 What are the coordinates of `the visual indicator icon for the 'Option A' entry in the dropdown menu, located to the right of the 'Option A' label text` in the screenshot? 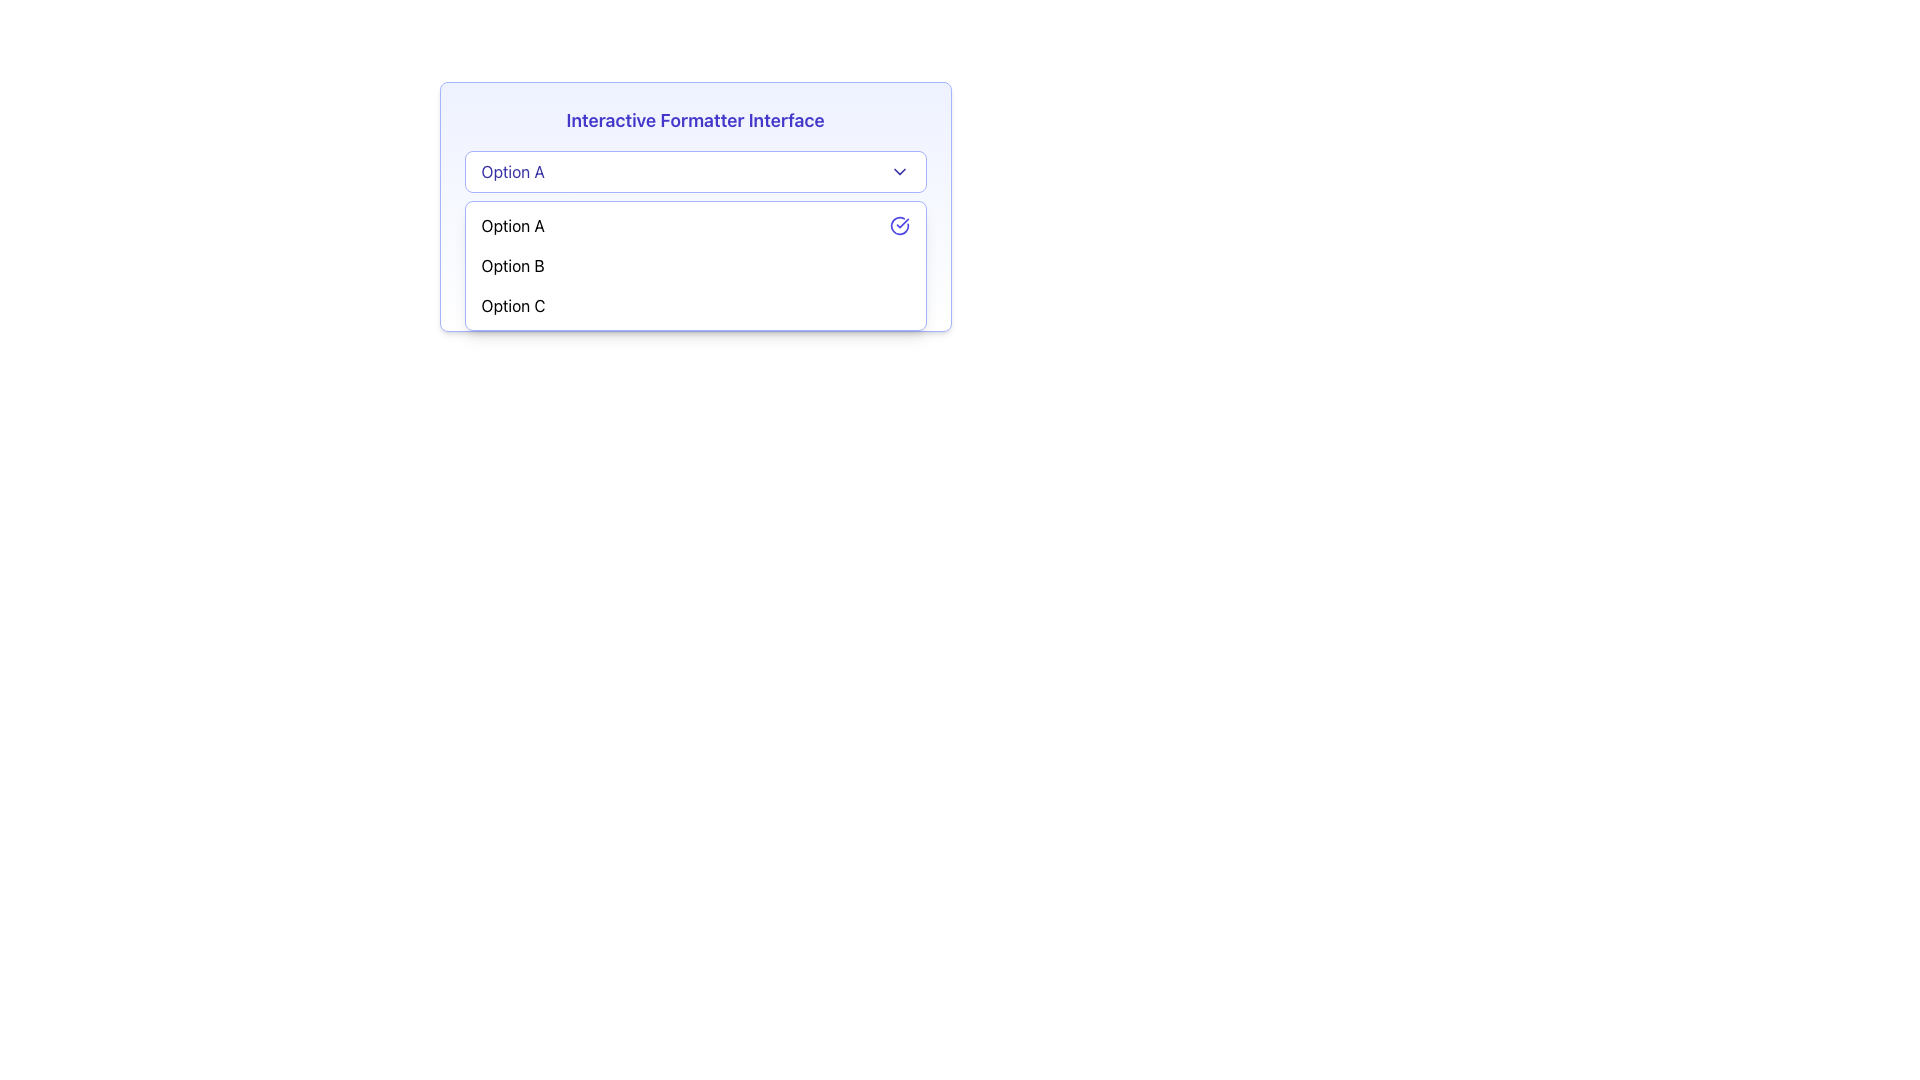 It's located at (898, 225).